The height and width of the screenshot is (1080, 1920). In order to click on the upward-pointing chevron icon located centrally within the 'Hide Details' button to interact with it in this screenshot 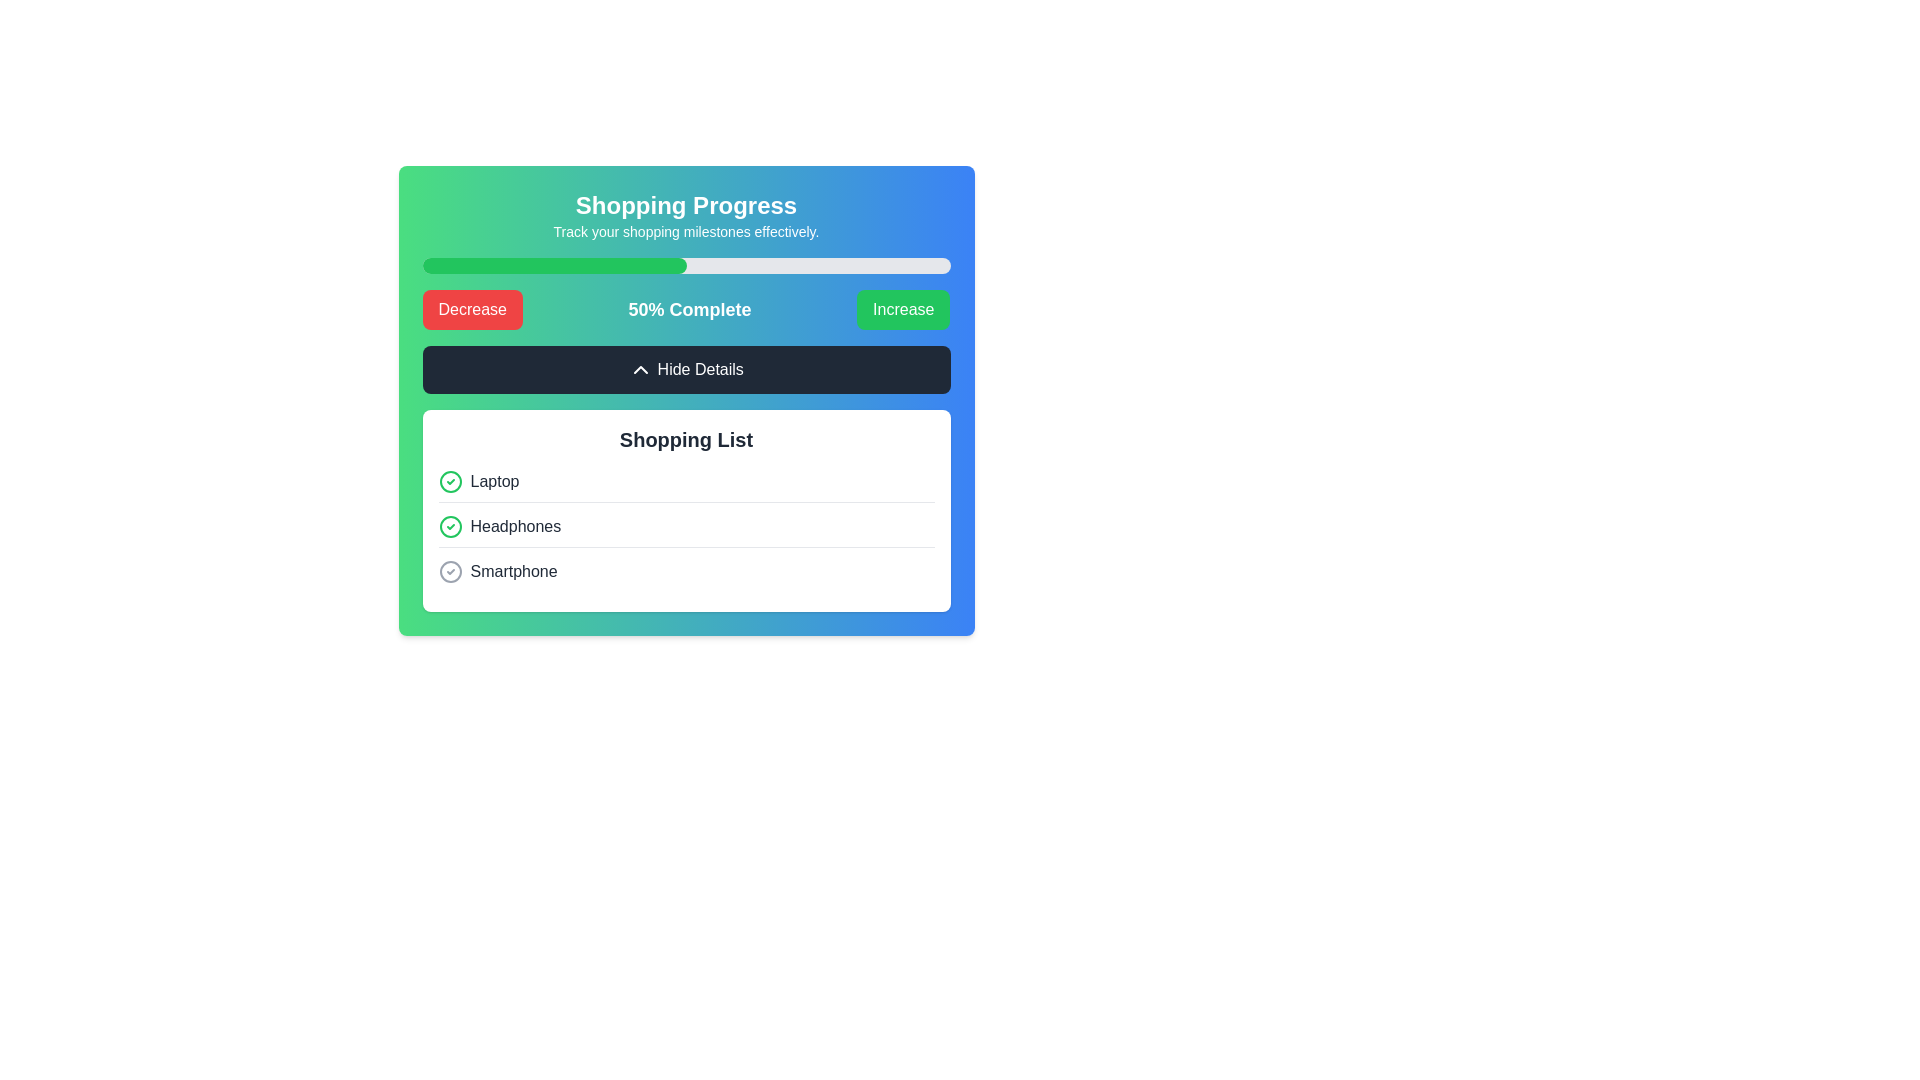, I will do `click(641, 370)`.